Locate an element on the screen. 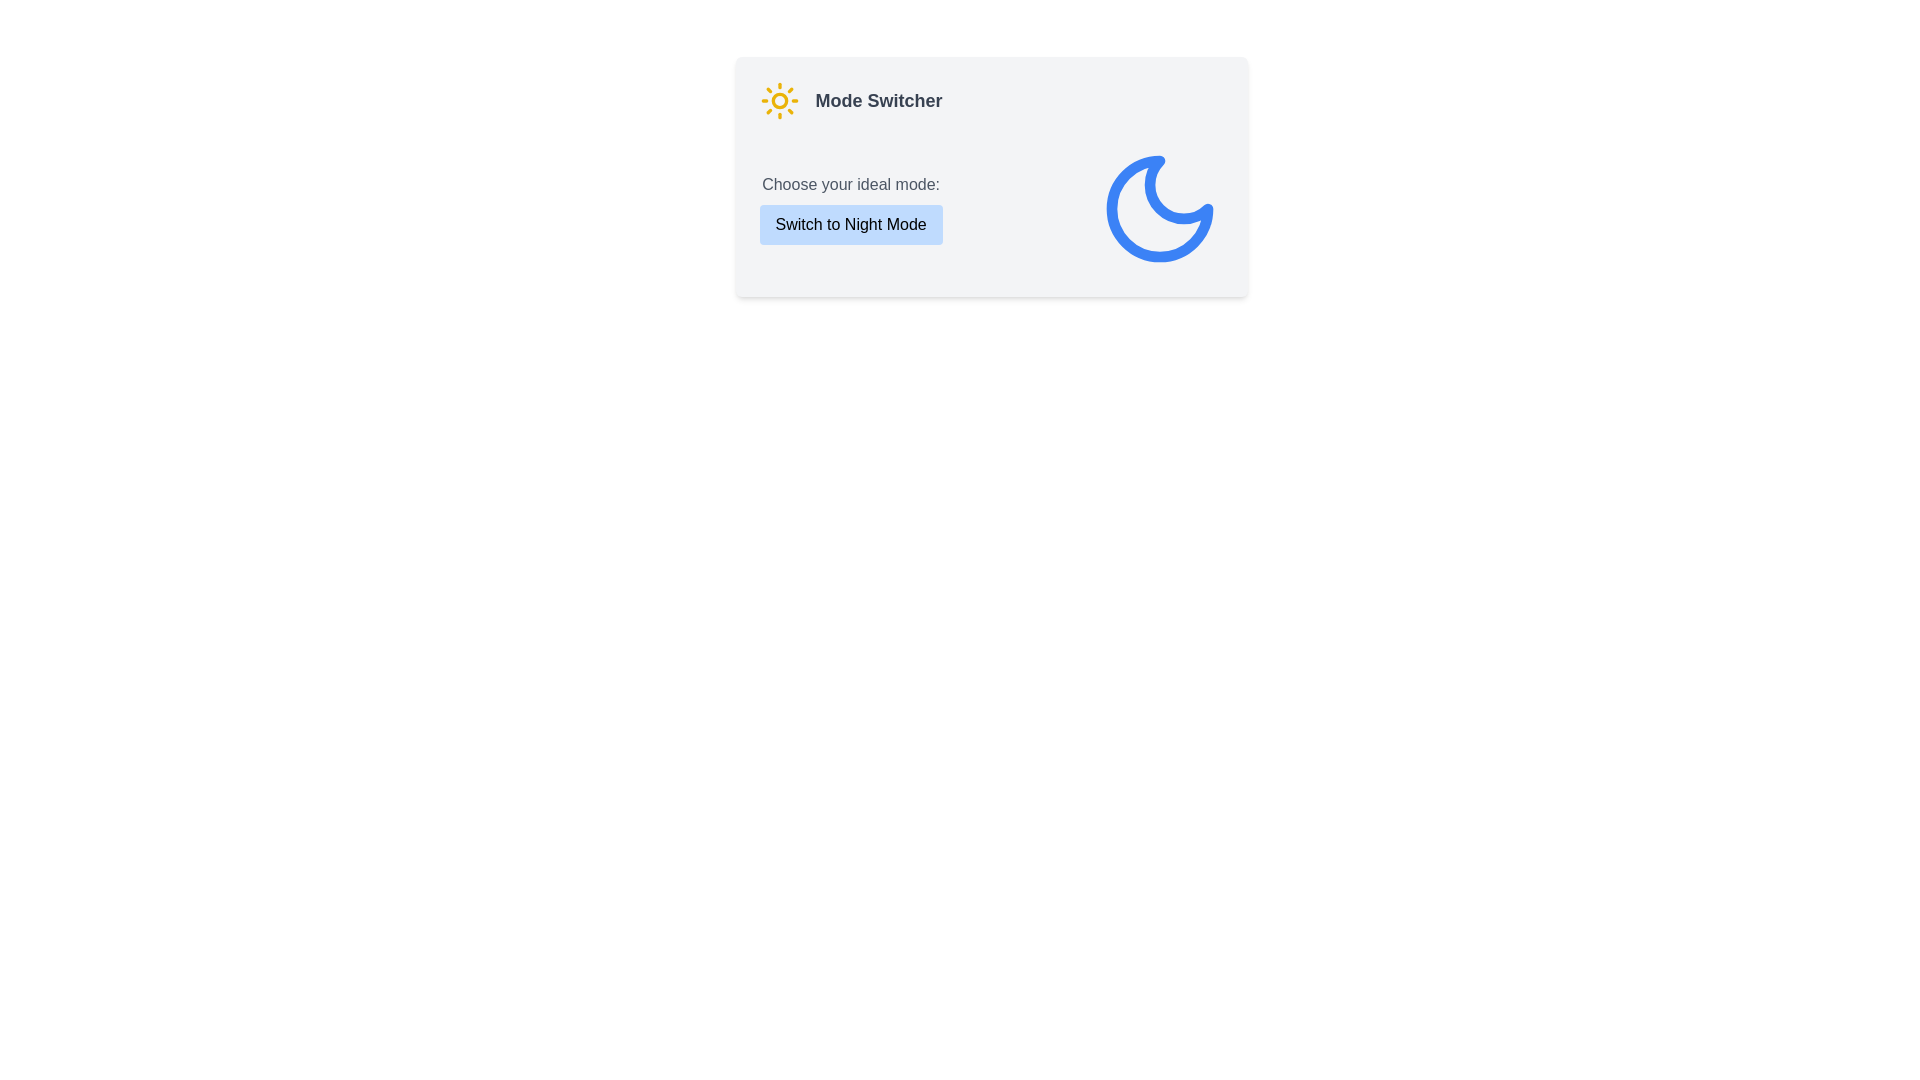 Image resolution: width=1920 pixels, height=1080 pixels. the daylight mode icon located to the left of the bold 'Mode Switcher' text, which indicates the functionality for switching modes is located at coordinates (778, 100).